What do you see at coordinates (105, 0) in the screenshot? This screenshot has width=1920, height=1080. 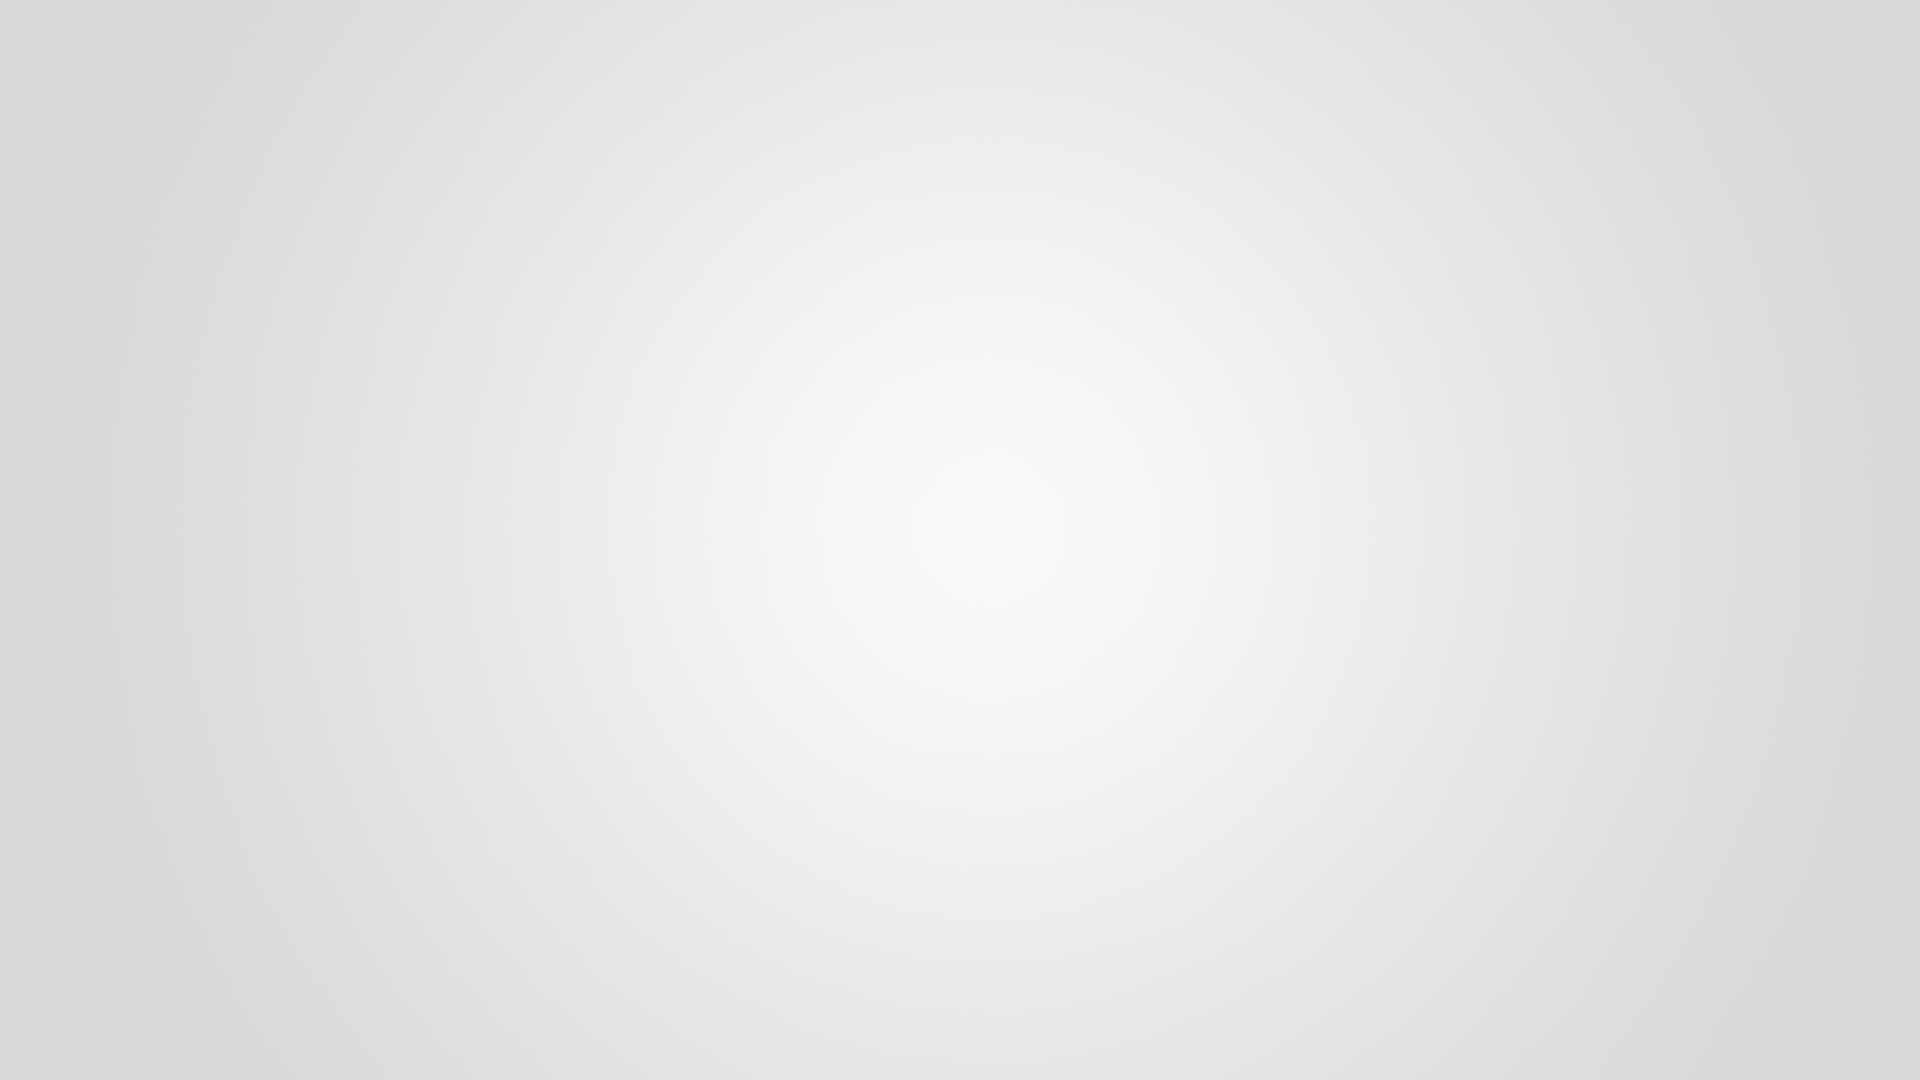 I see `'Overslaan en naar de inhoud gaan'` at bounding box center [105, 0].